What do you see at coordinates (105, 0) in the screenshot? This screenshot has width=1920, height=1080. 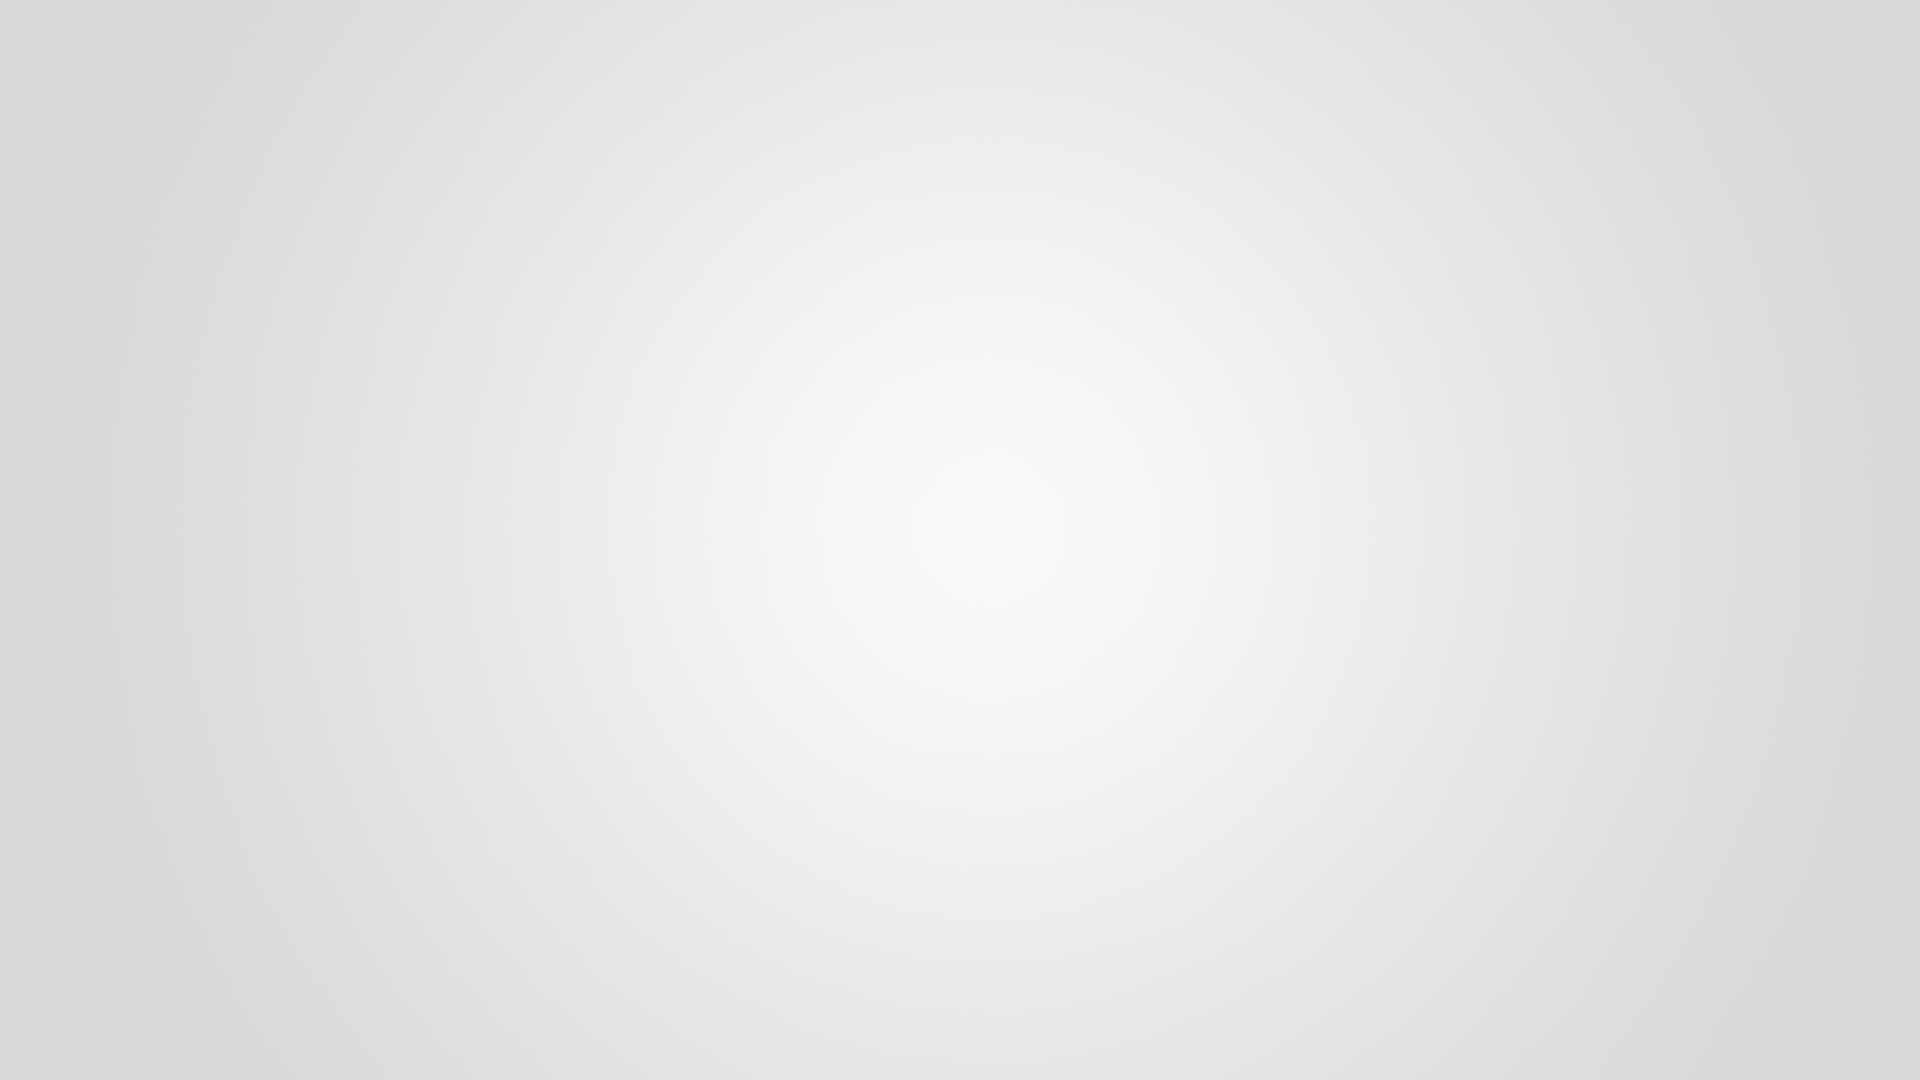 I see `'Overslaan en naar de inhoud gaan'` at bounding box center [105, 0].